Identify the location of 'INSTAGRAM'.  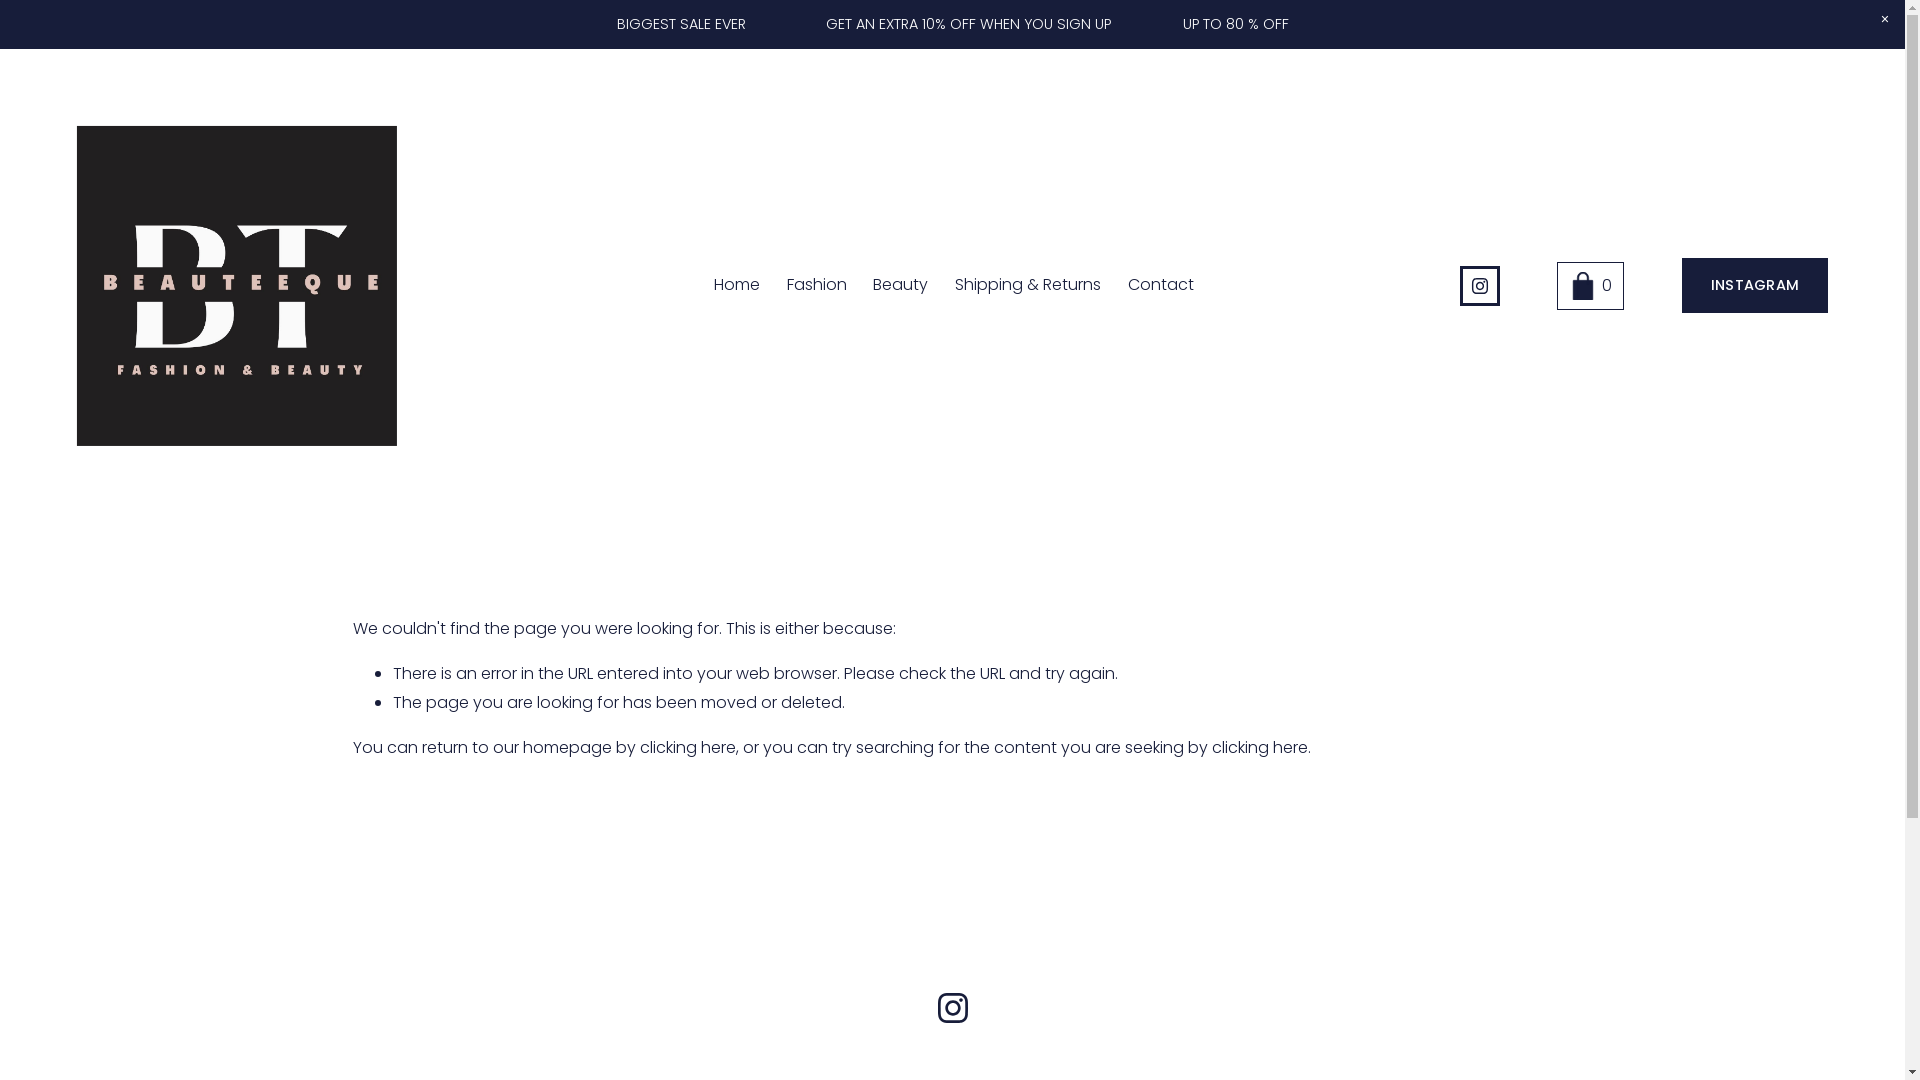
(1680, 285).